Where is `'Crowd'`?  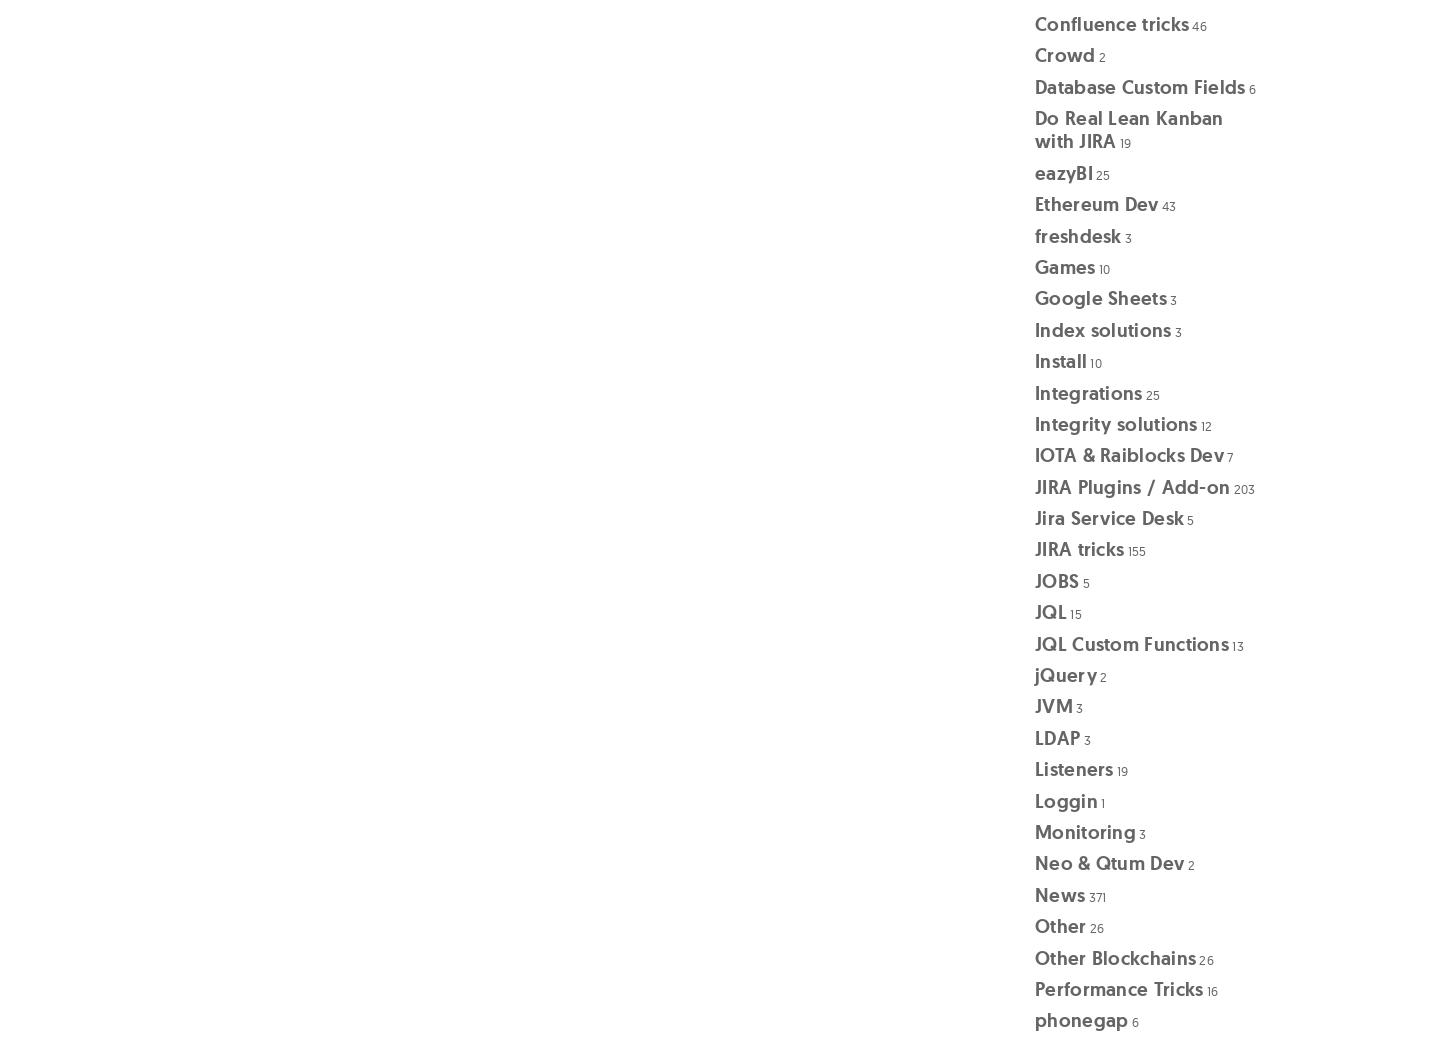 'Crowd' is located at coordinates (1065, 54).